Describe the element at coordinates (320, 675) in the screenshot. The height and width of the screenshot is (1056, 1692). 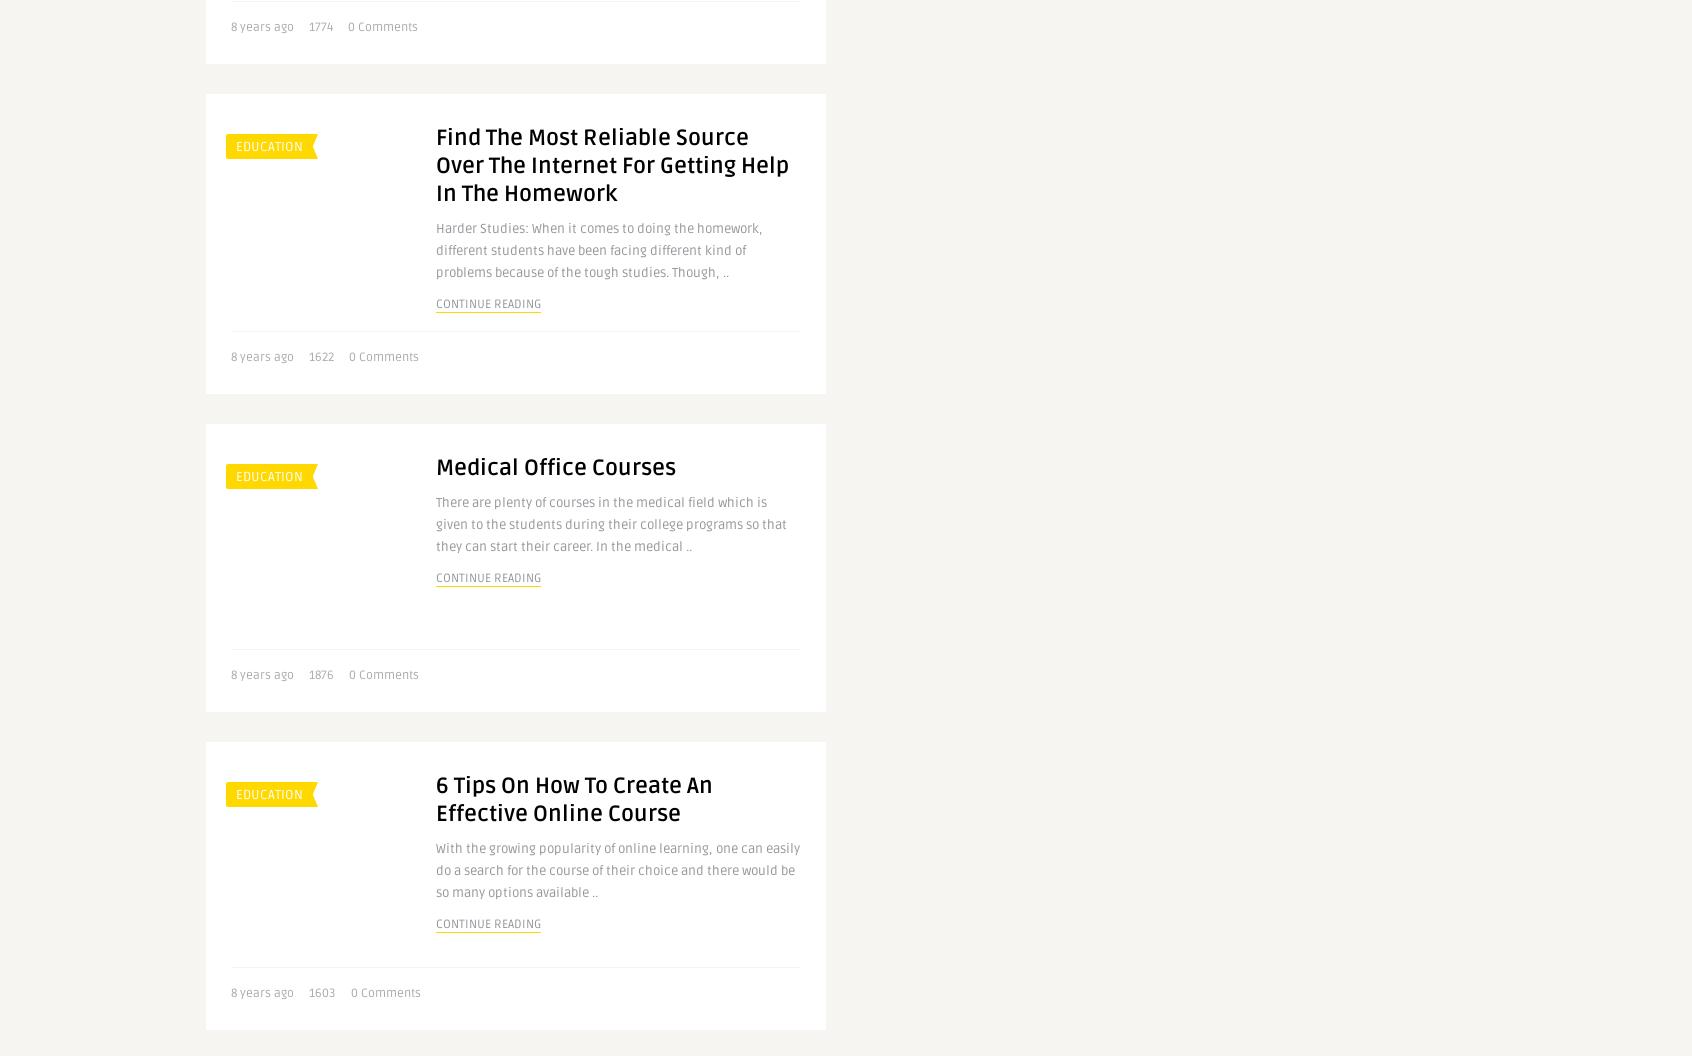
I see `'1876'` at that location.